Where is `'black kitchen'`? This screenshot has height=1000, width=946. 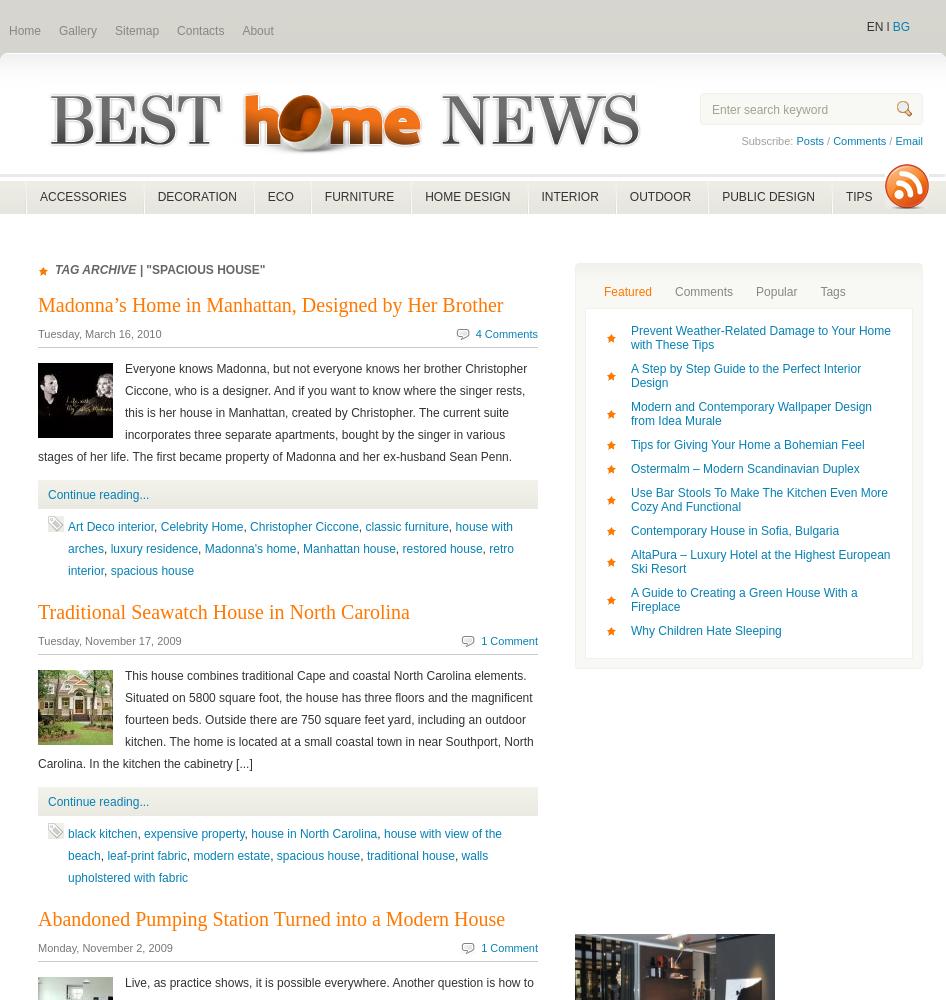 'black kitchen' is located at coordinates (68, 833).